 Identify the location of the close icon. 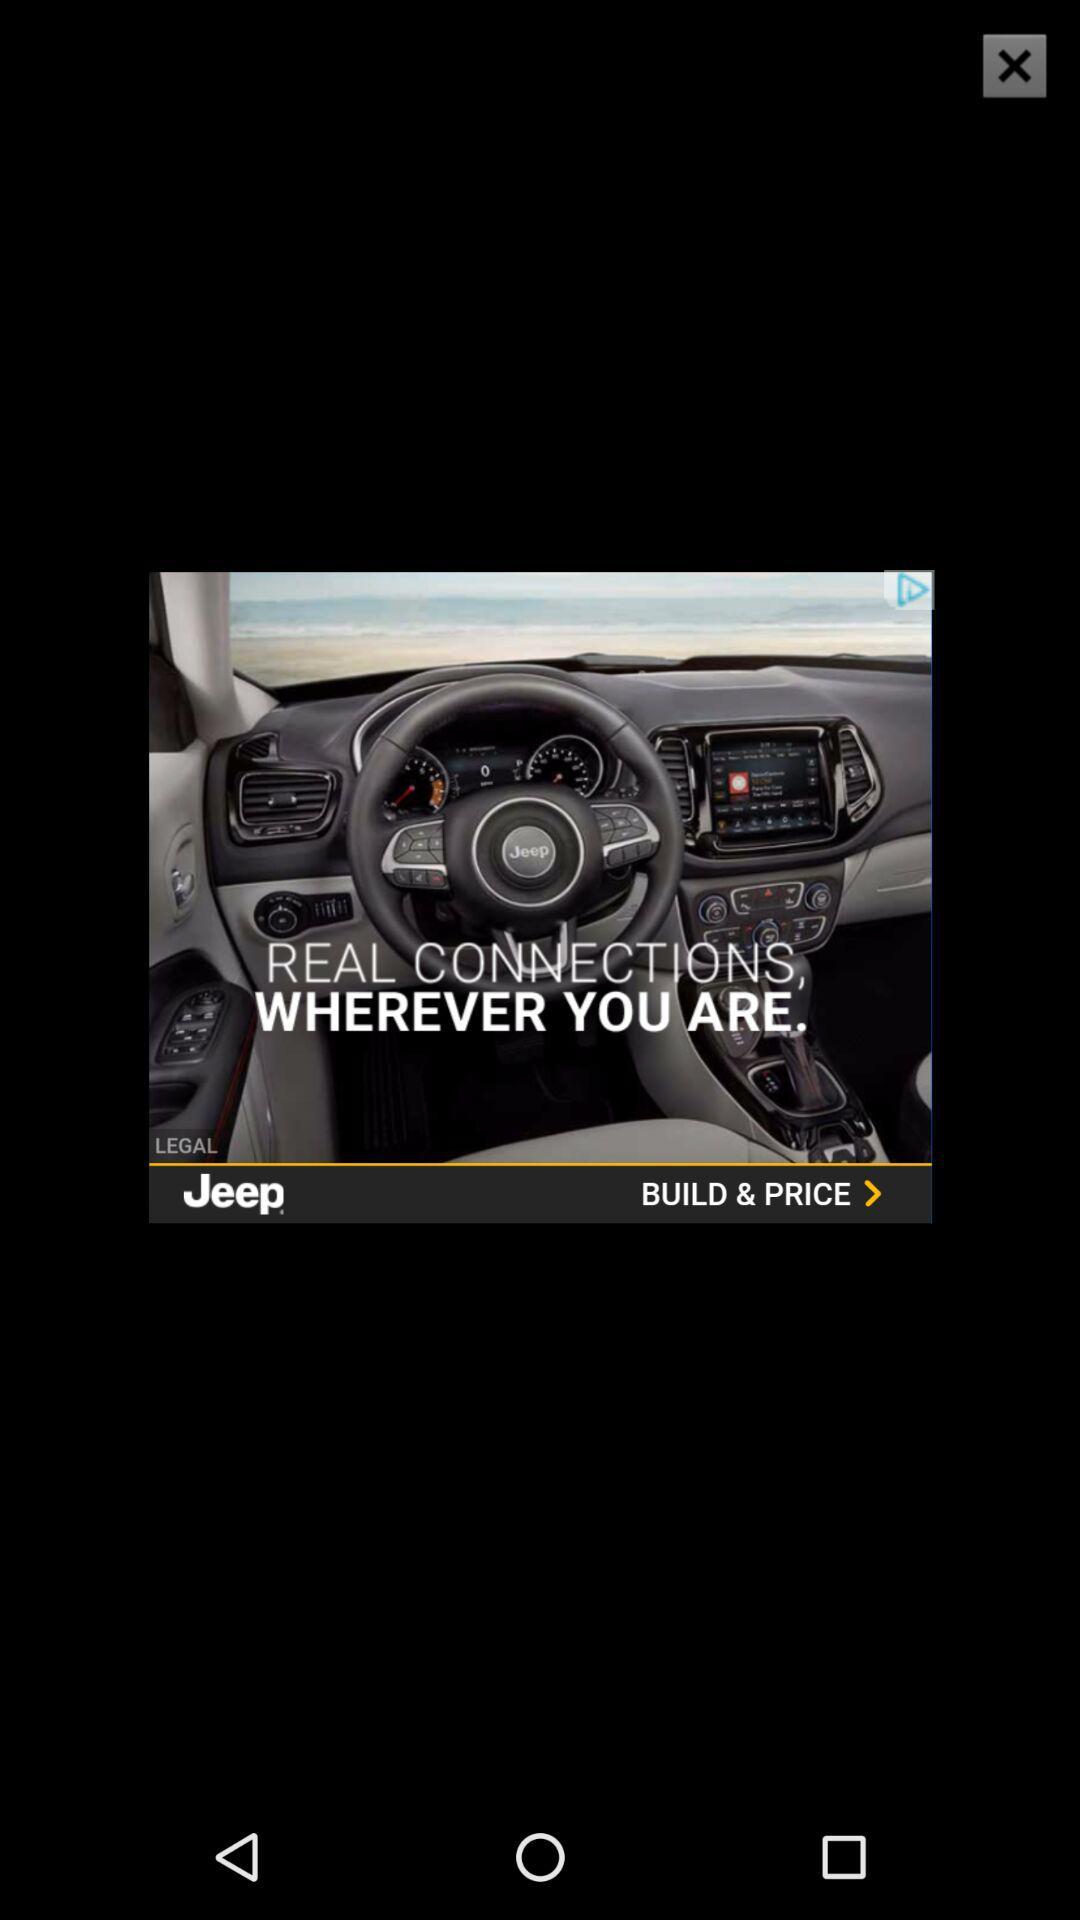
(1014, 70).